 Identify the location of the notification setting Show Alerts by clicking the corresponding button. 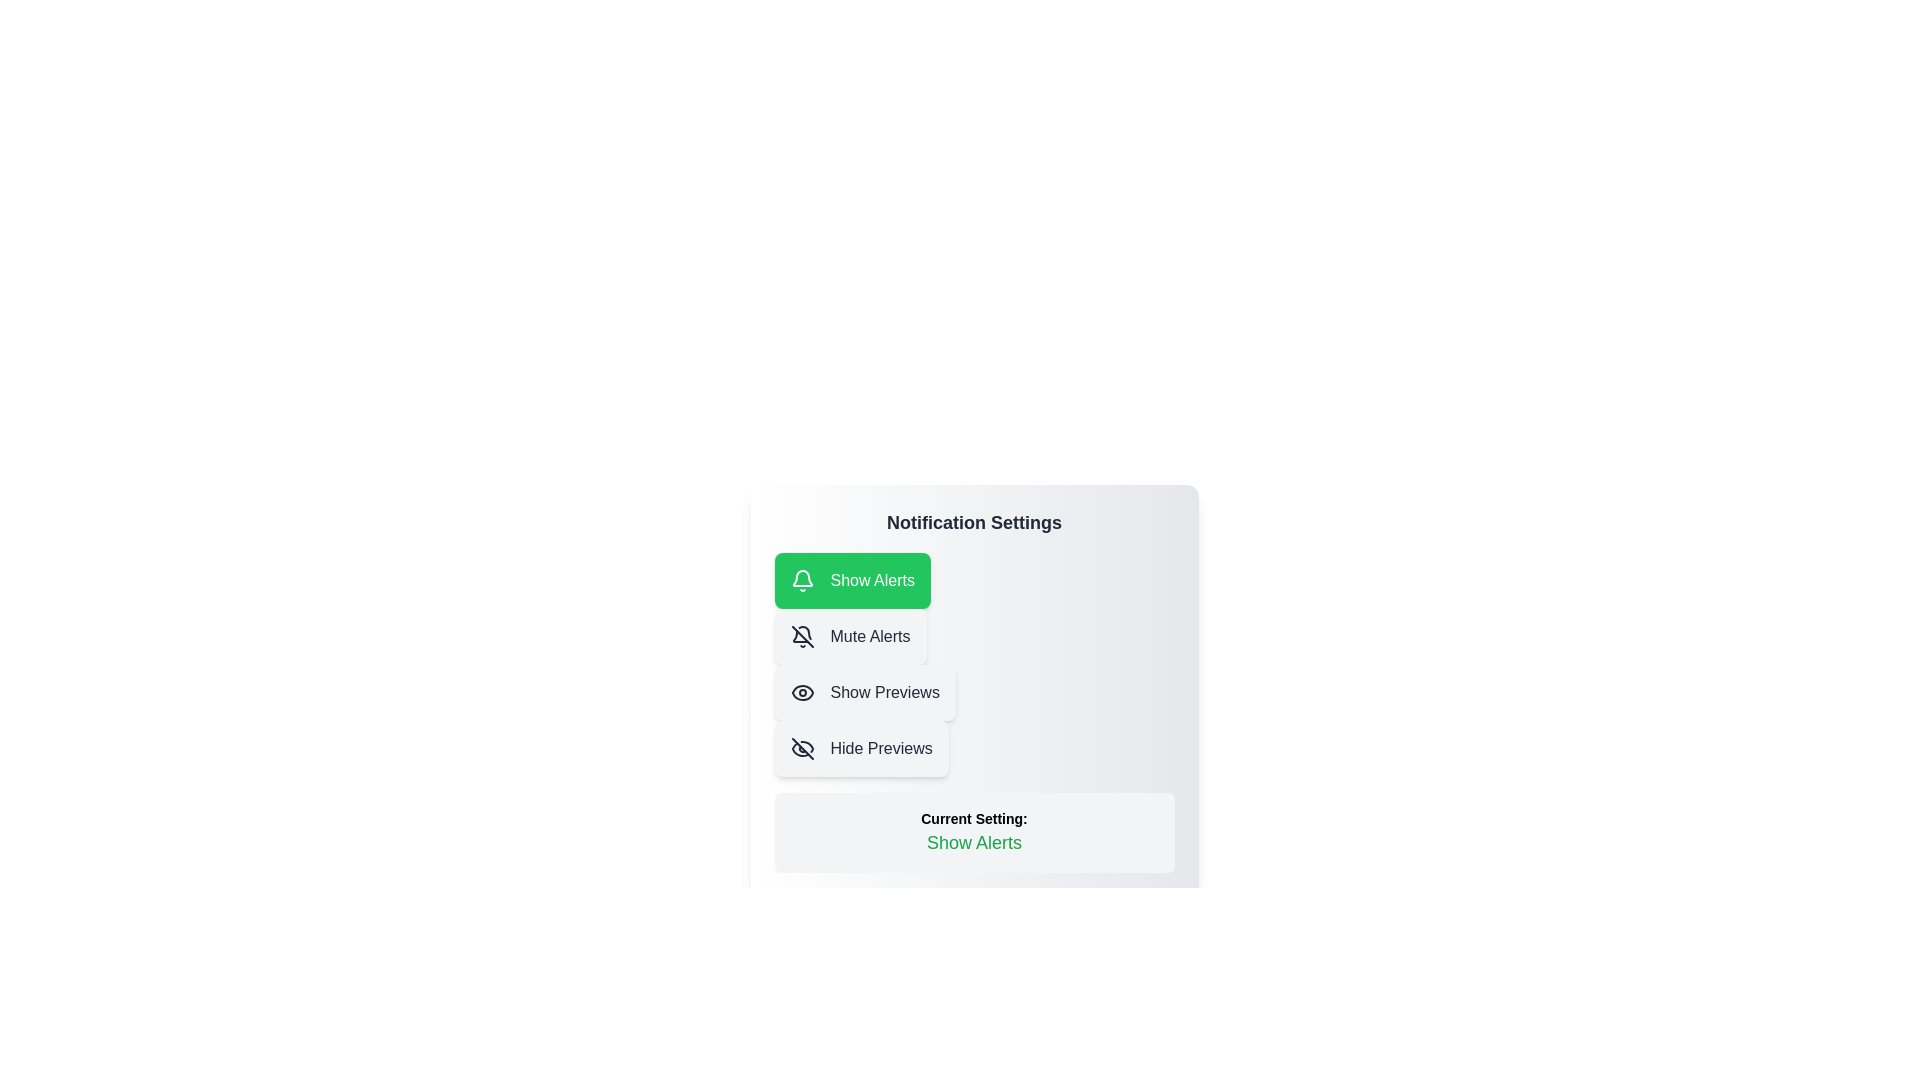
(852, 581).